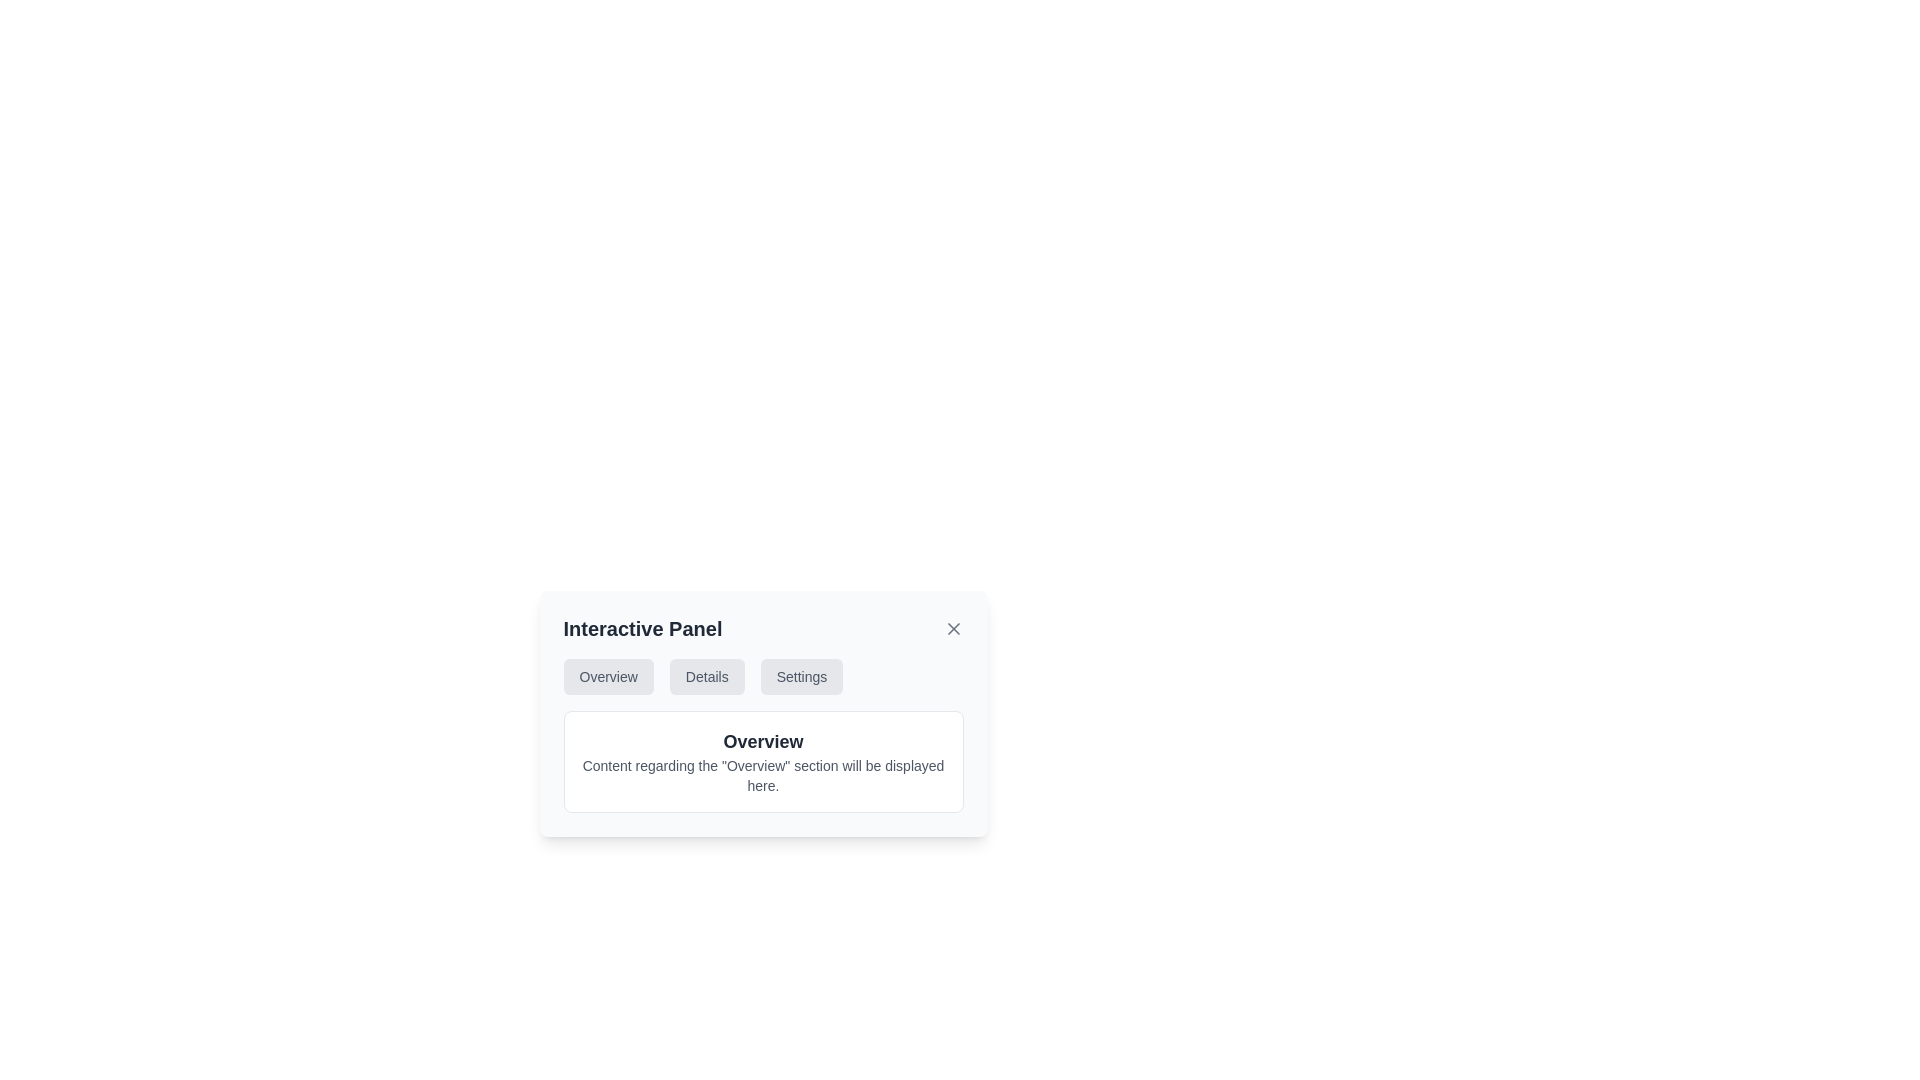 The width and height of the screenshot is (1920, 1080). I want to click on the gray 'X' close button located at the top-right corner of the 'Interactive Panel' to change its color, so click(952, 627).